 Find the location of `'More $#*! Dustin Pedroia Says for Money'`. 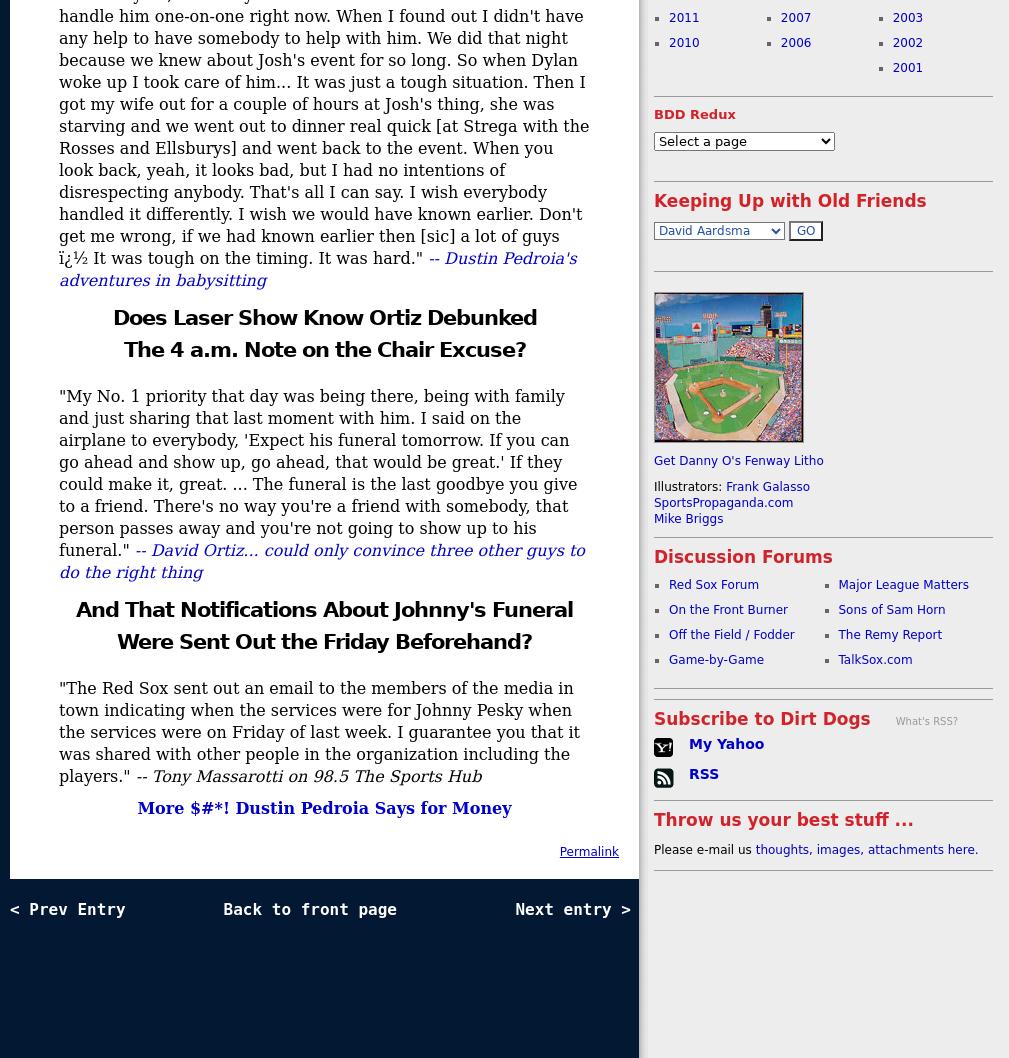

'More $#*! Dustin Pedroia Says for Money' is located at coordinates (322, 807).